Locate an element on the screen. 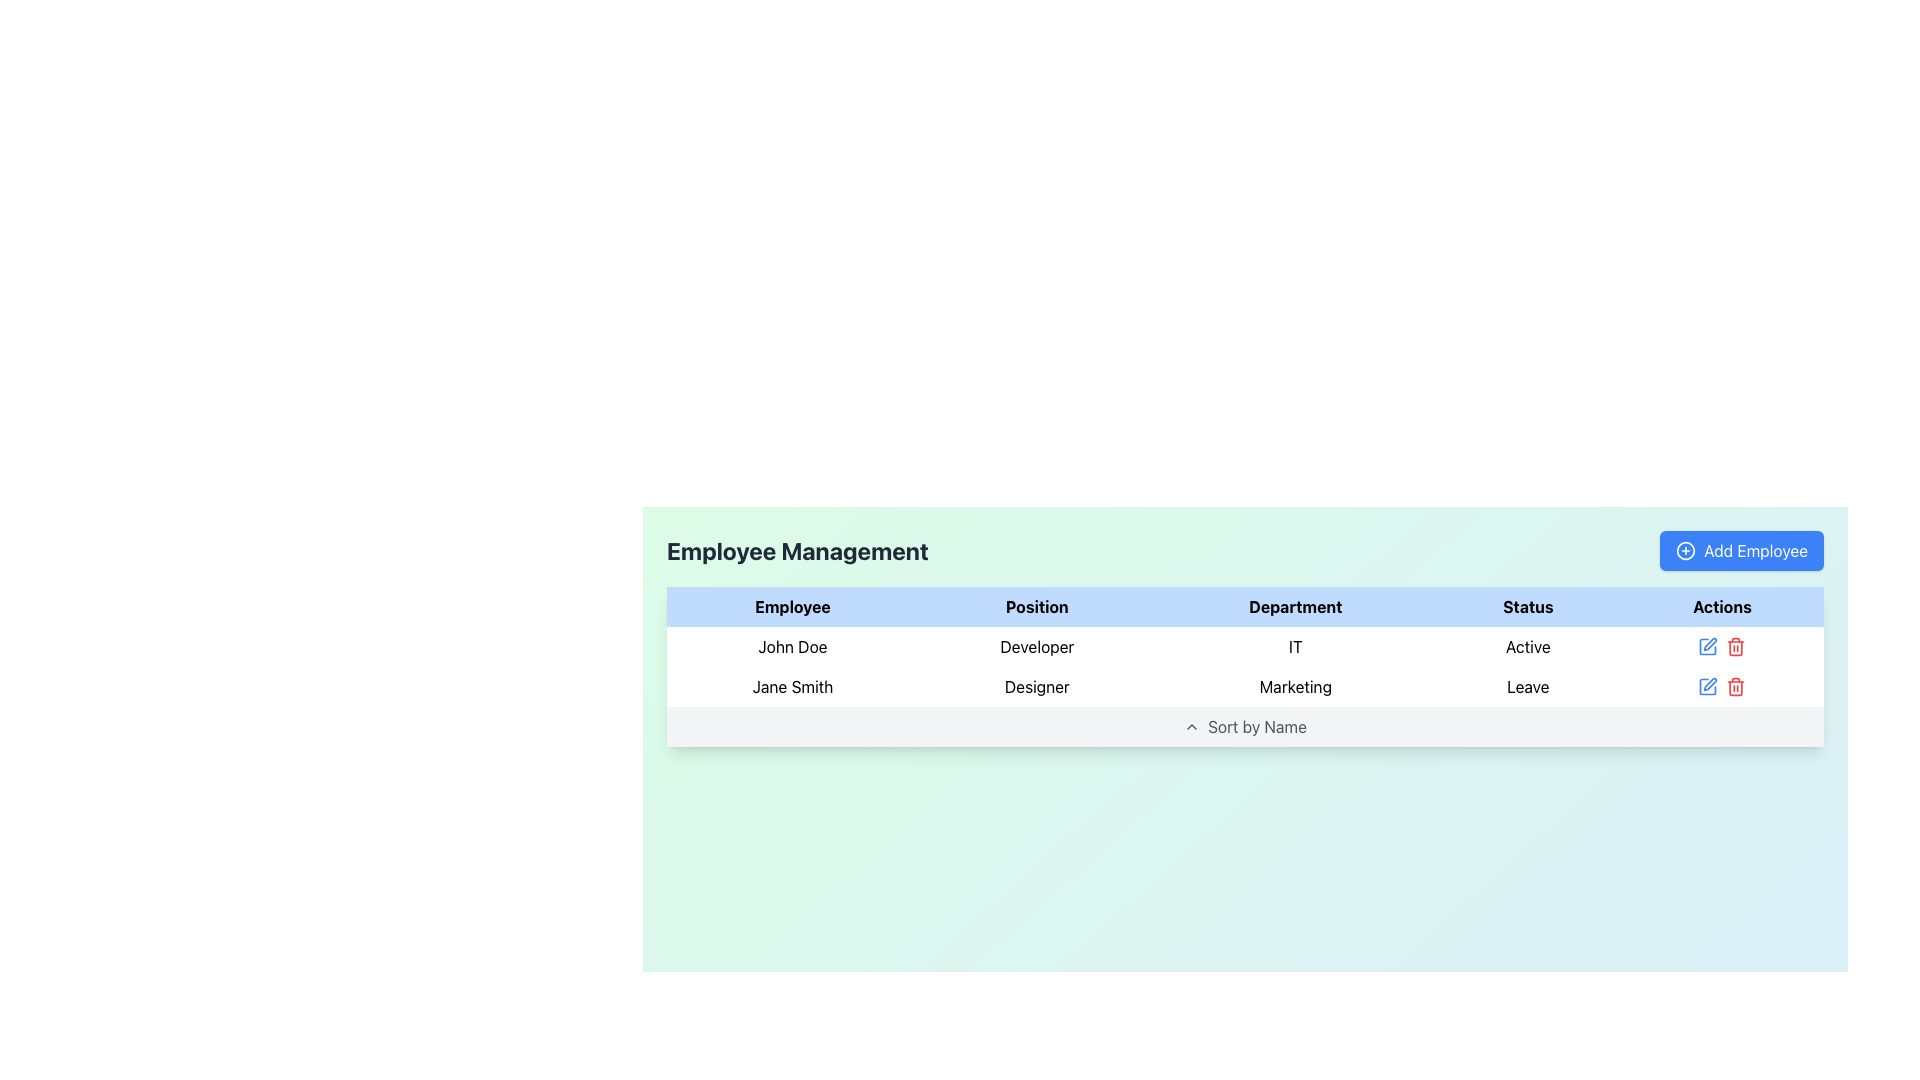  the second component of the trashcan icon in the Actions column of the table, which represents a delete or remove action is located at coordinates (1735, 687).